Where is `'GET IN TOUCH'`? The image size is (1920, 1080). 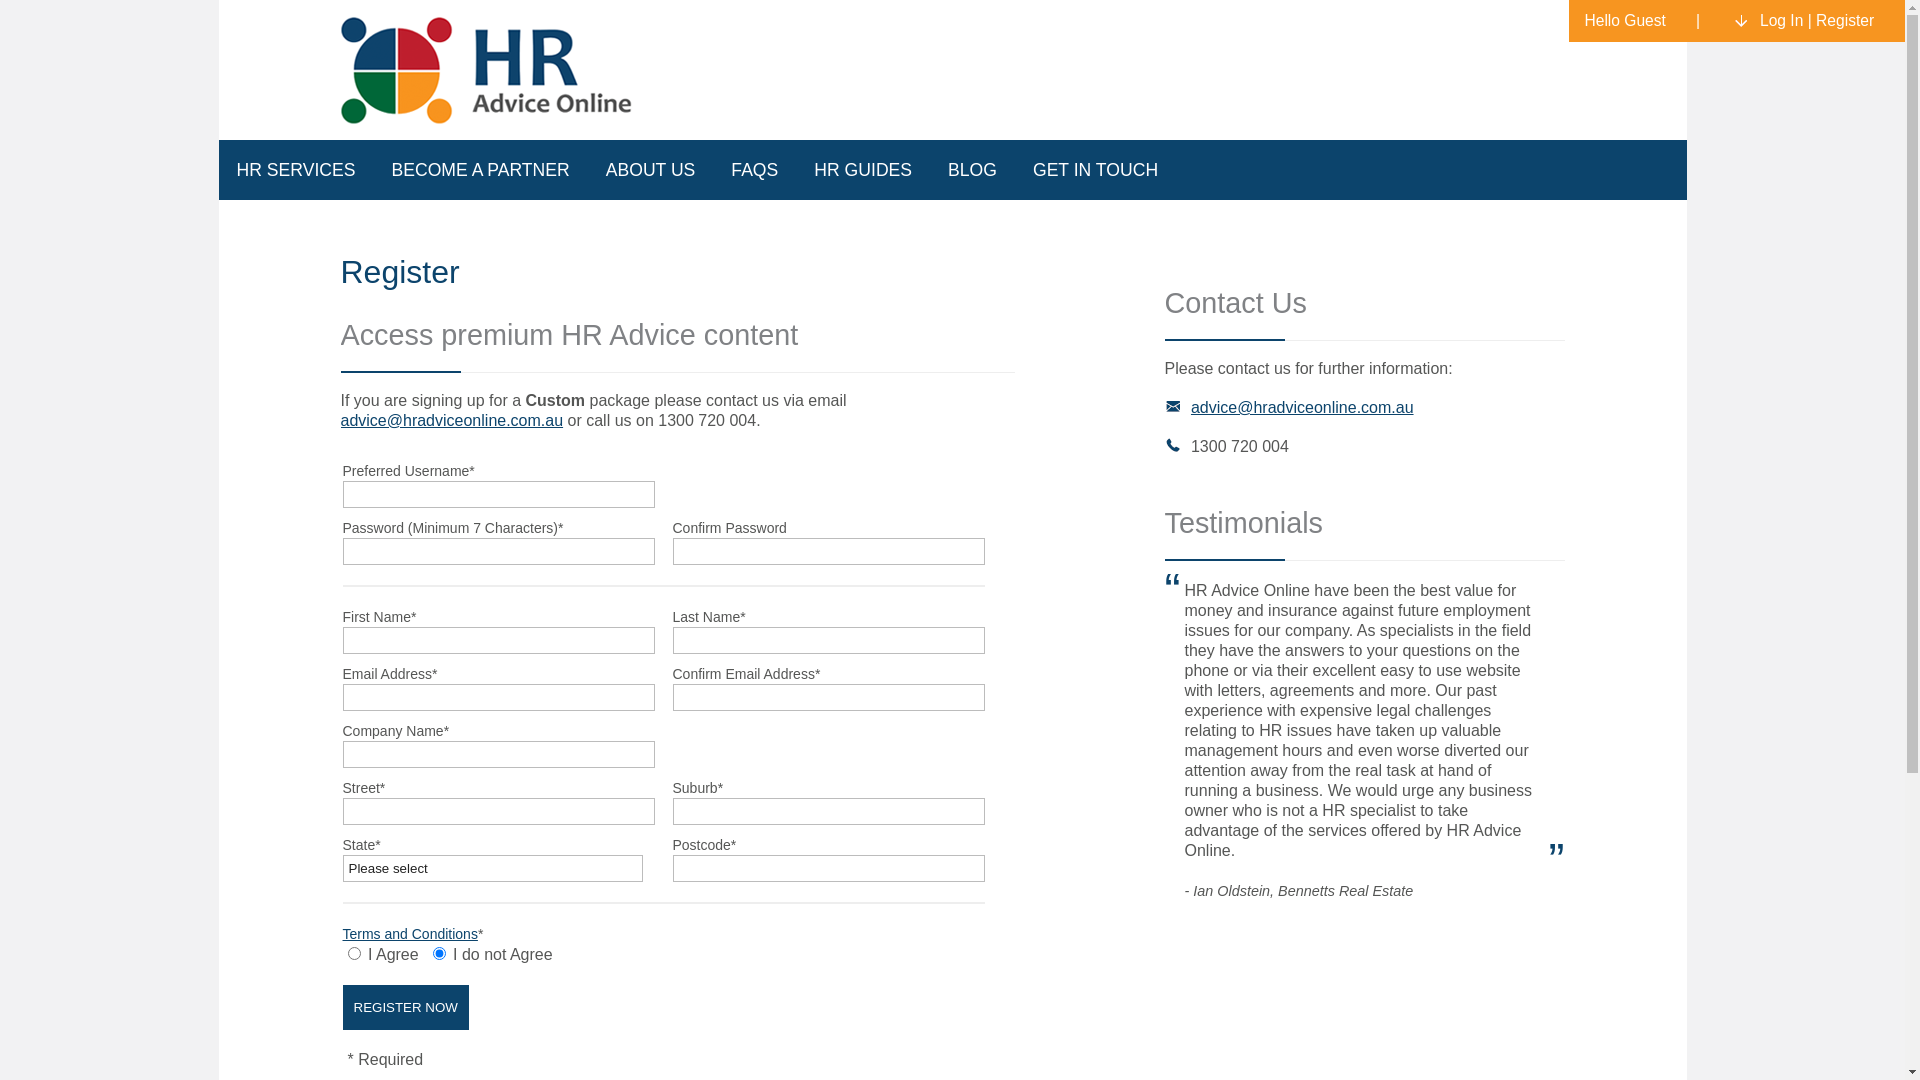
'GET IN TOUCH' is located at coordinates (1094, 168).